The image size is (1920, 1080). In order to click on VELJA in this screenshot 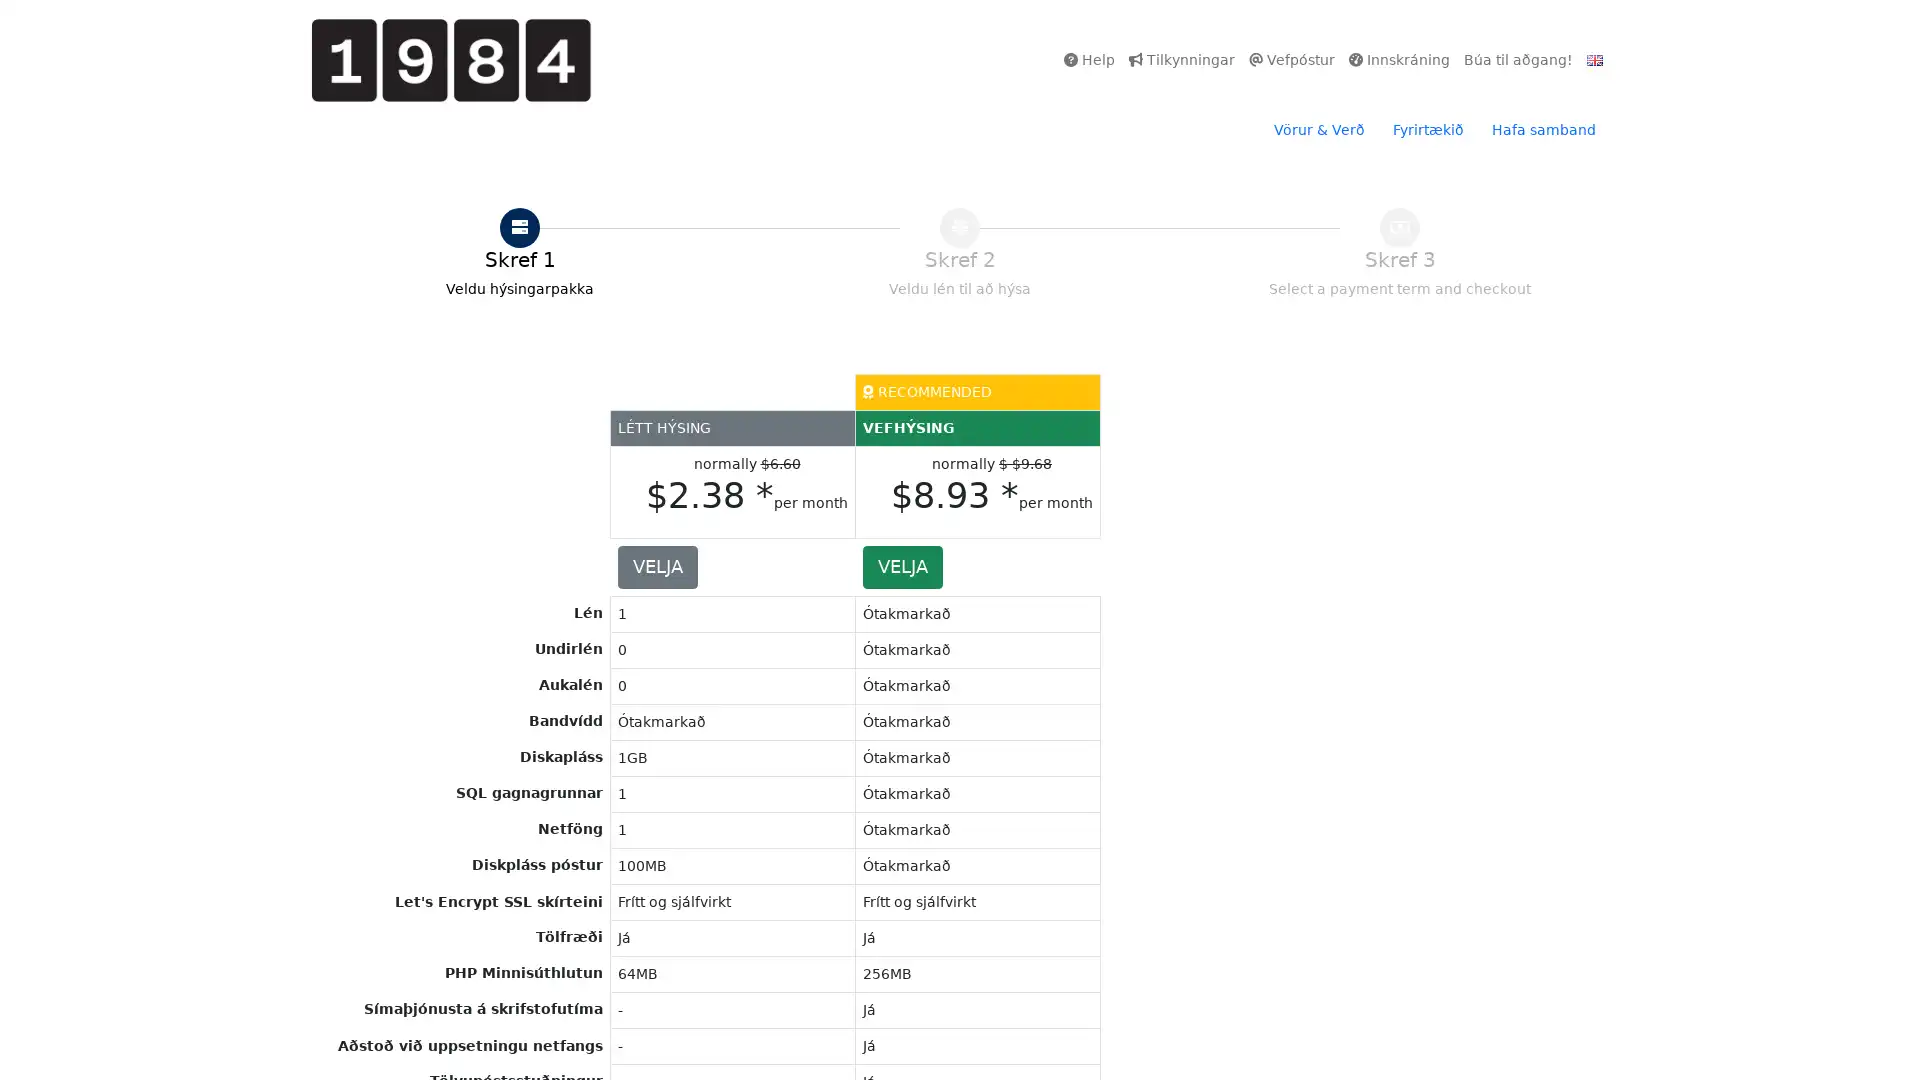, I will do `click(657, 567)`.